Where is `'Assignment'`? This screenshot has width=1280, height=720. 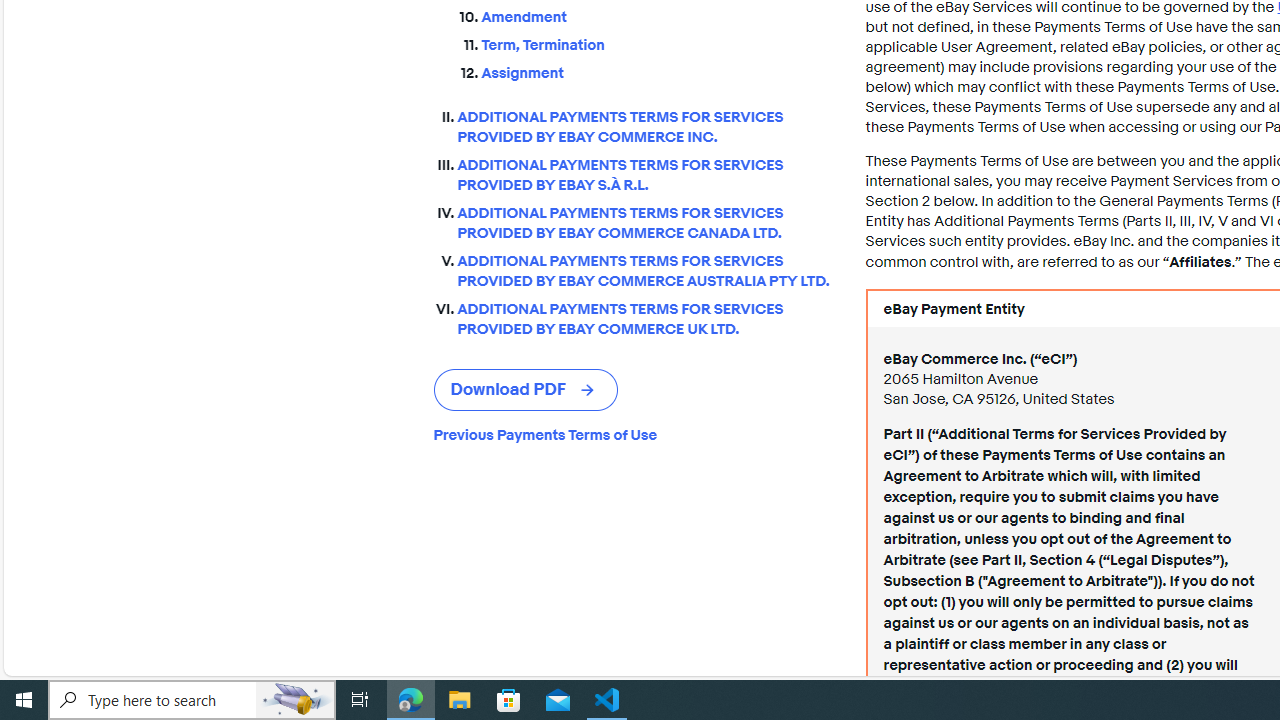 'Assignment' is located at coordinates (657, 68).